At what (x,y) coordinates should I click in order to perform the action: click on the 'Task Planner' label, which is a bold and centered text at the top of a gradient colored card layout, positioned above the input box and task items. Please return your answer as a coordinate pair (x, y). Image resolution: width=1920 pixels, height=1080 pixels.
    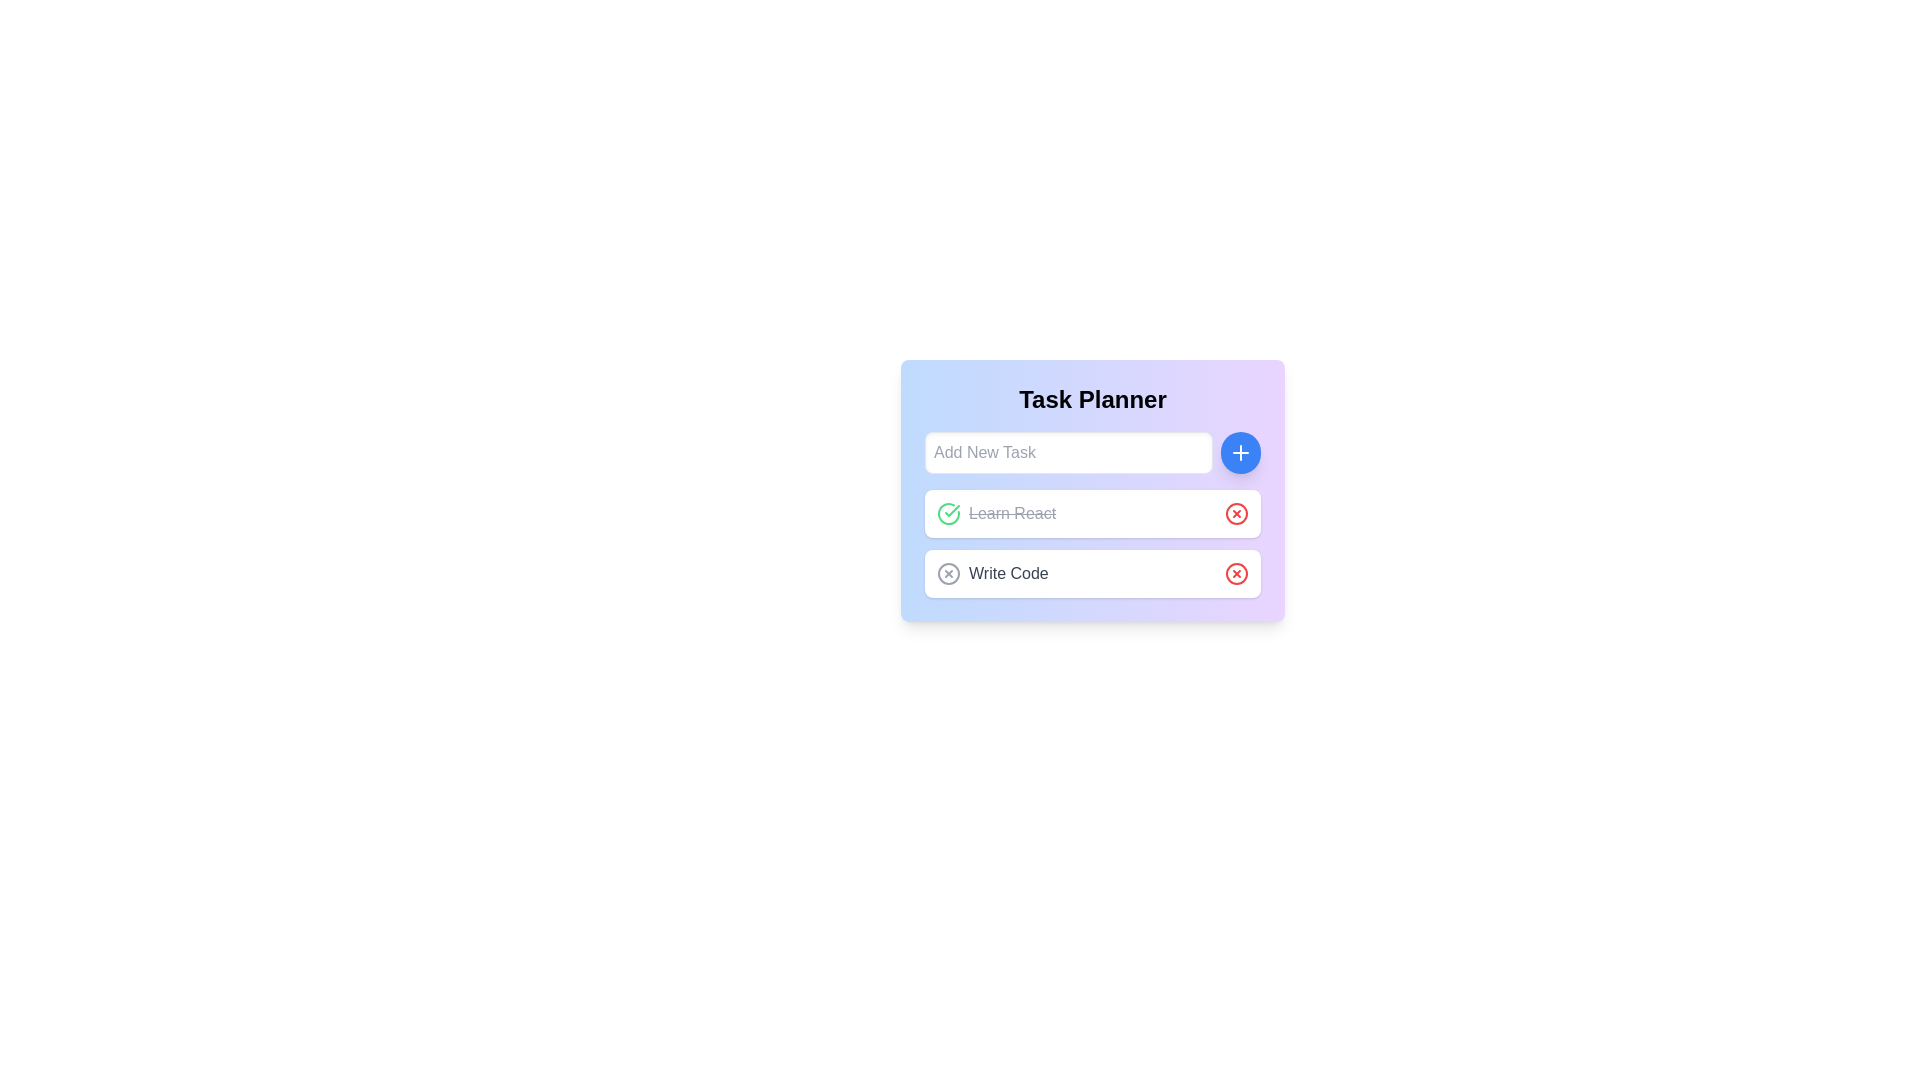
    Looking at the image, I should click on (1092, 400).